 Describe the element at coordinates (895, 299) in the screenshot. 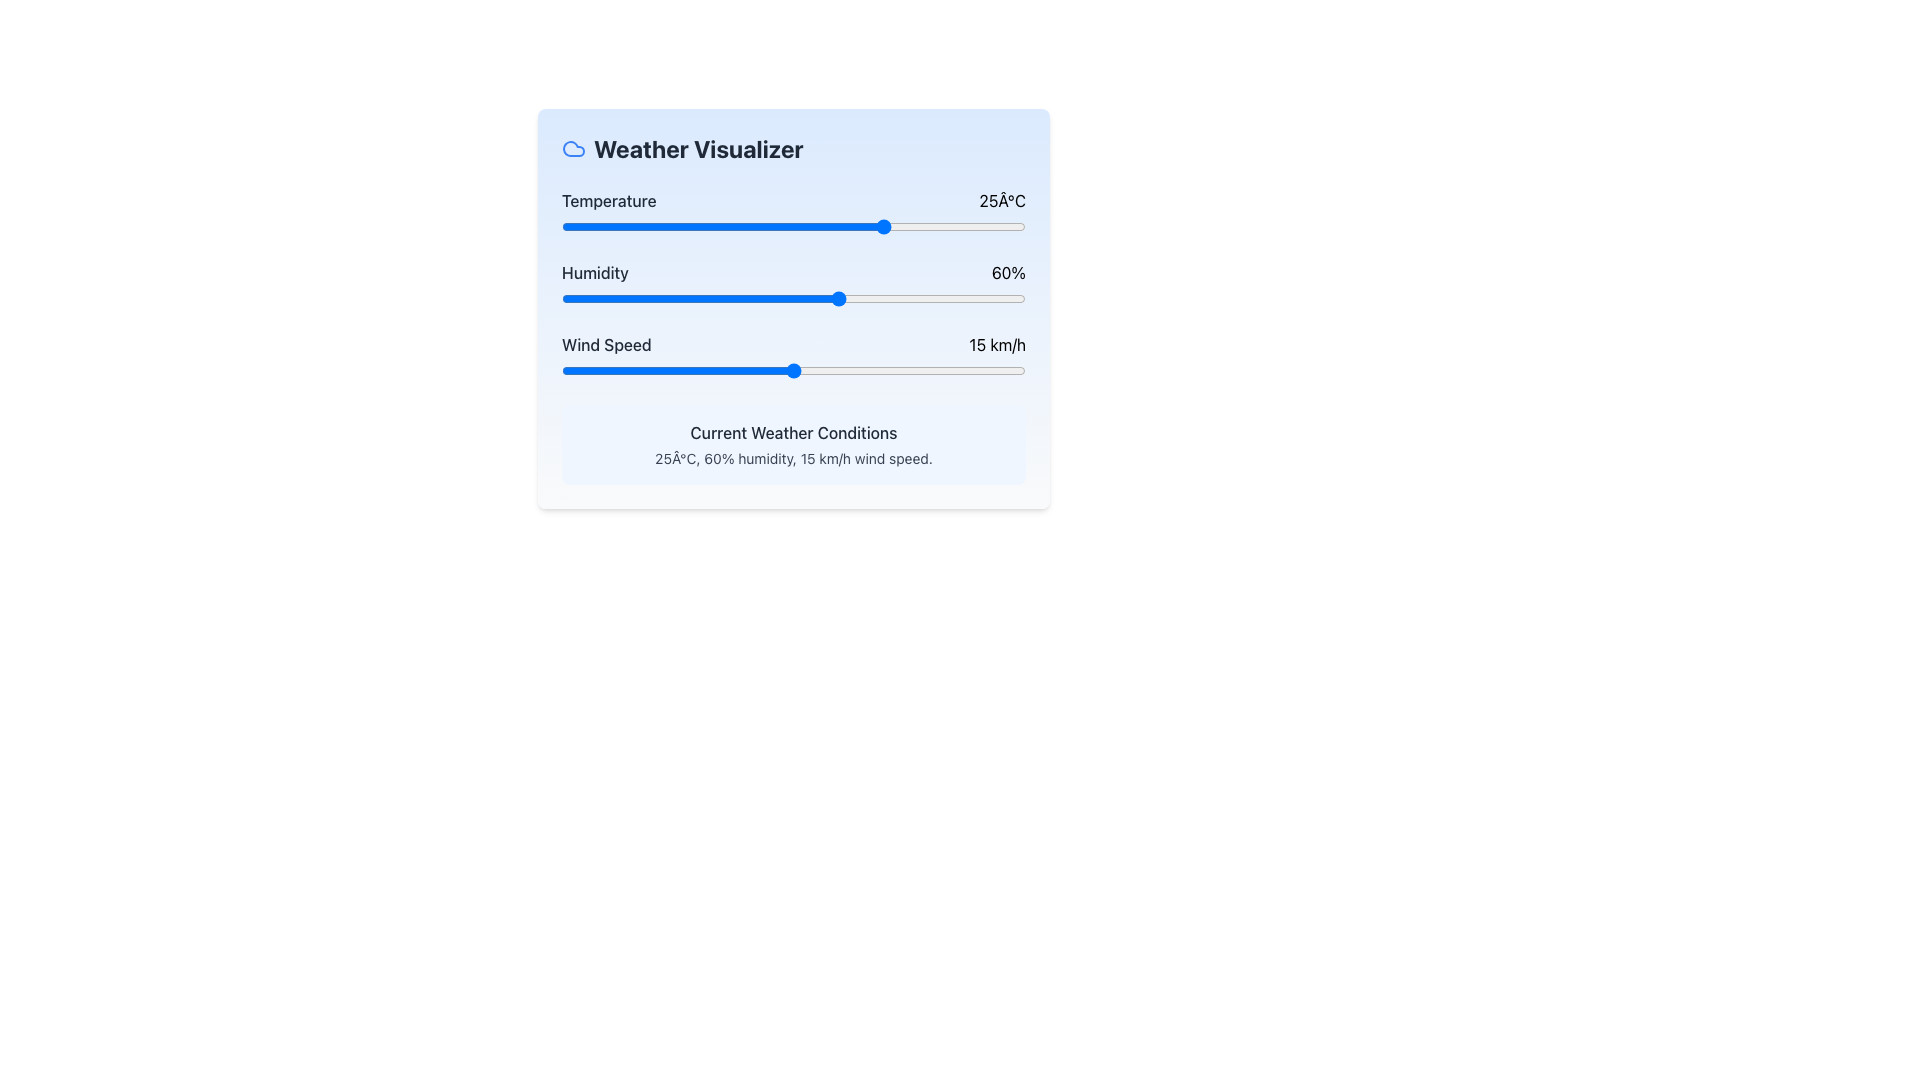

I see `the humidity level` at that location.